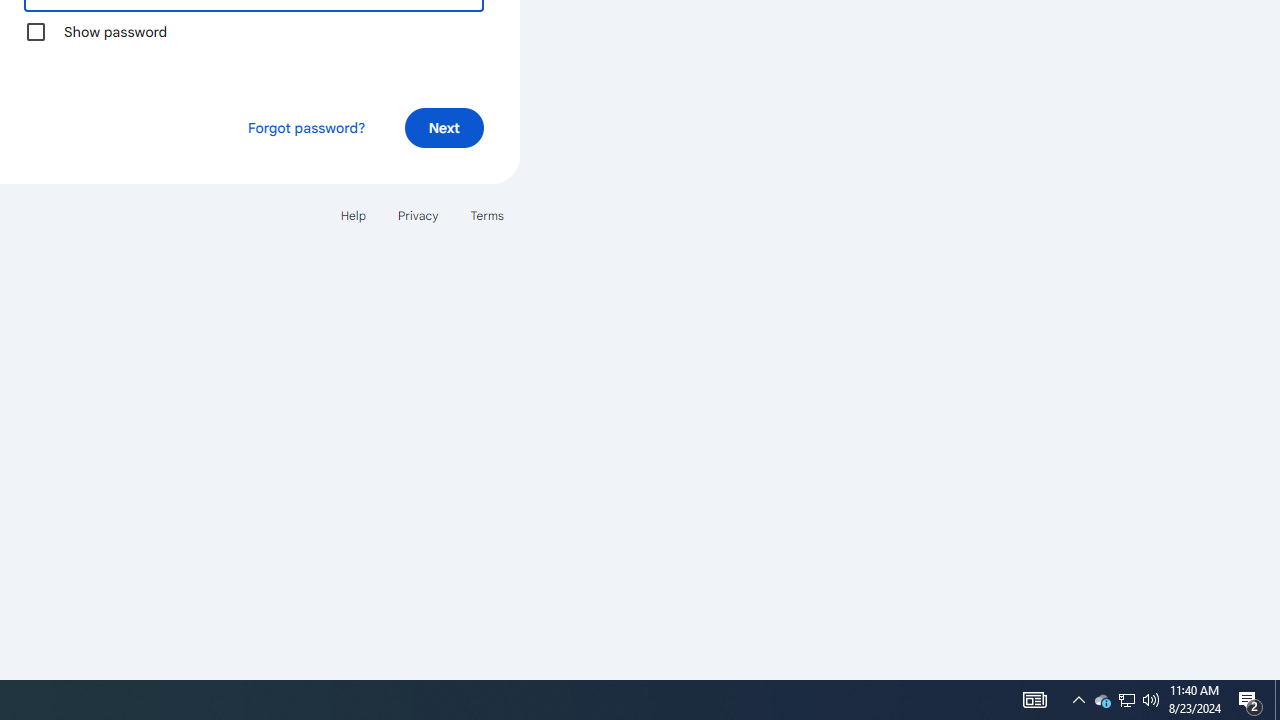 The width and height of the screenshot is (1280, 720). What do you see at coordinates (443, 127) in the screenshot?
I see `'Next'` at bounding box center [443, 127].